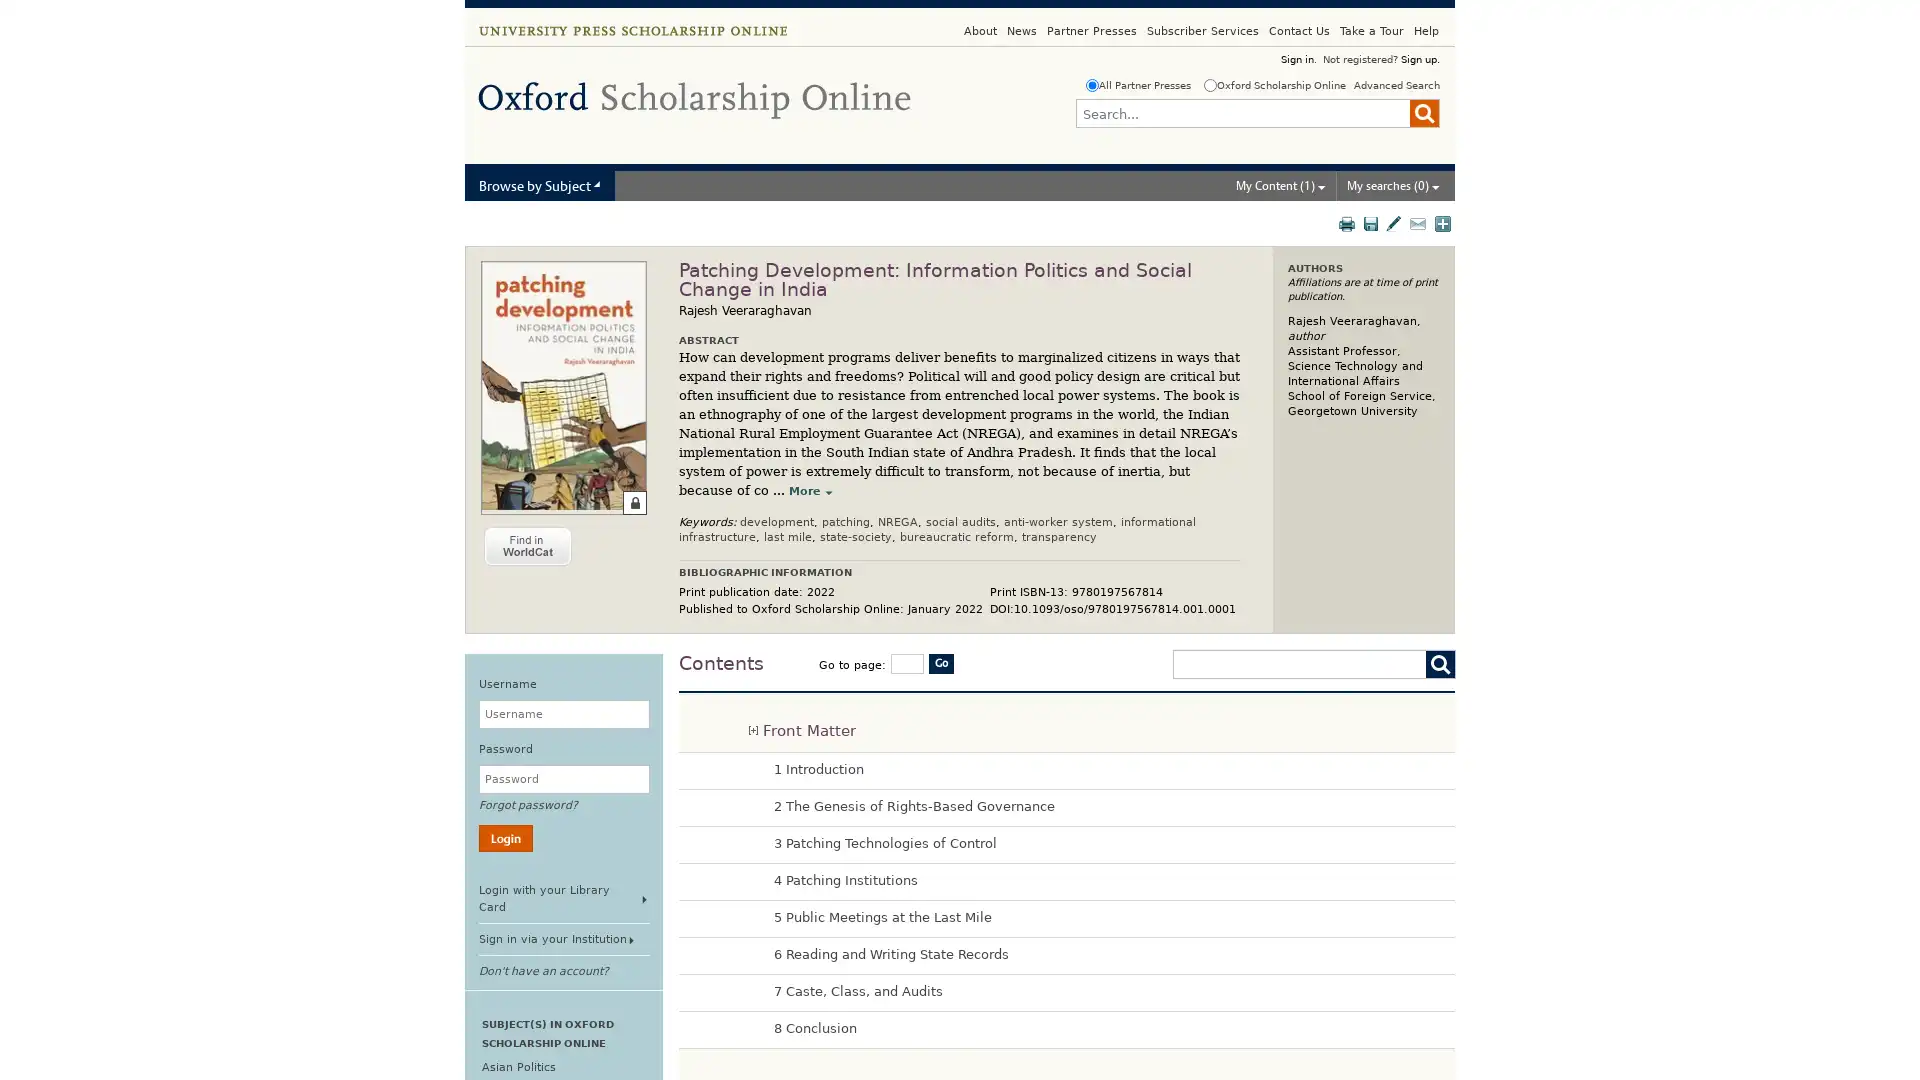 This screenshot has height=1080, width=1920. Describe the element at coordinates (1435, 664) in the screenshot. I see `GO` at that location.